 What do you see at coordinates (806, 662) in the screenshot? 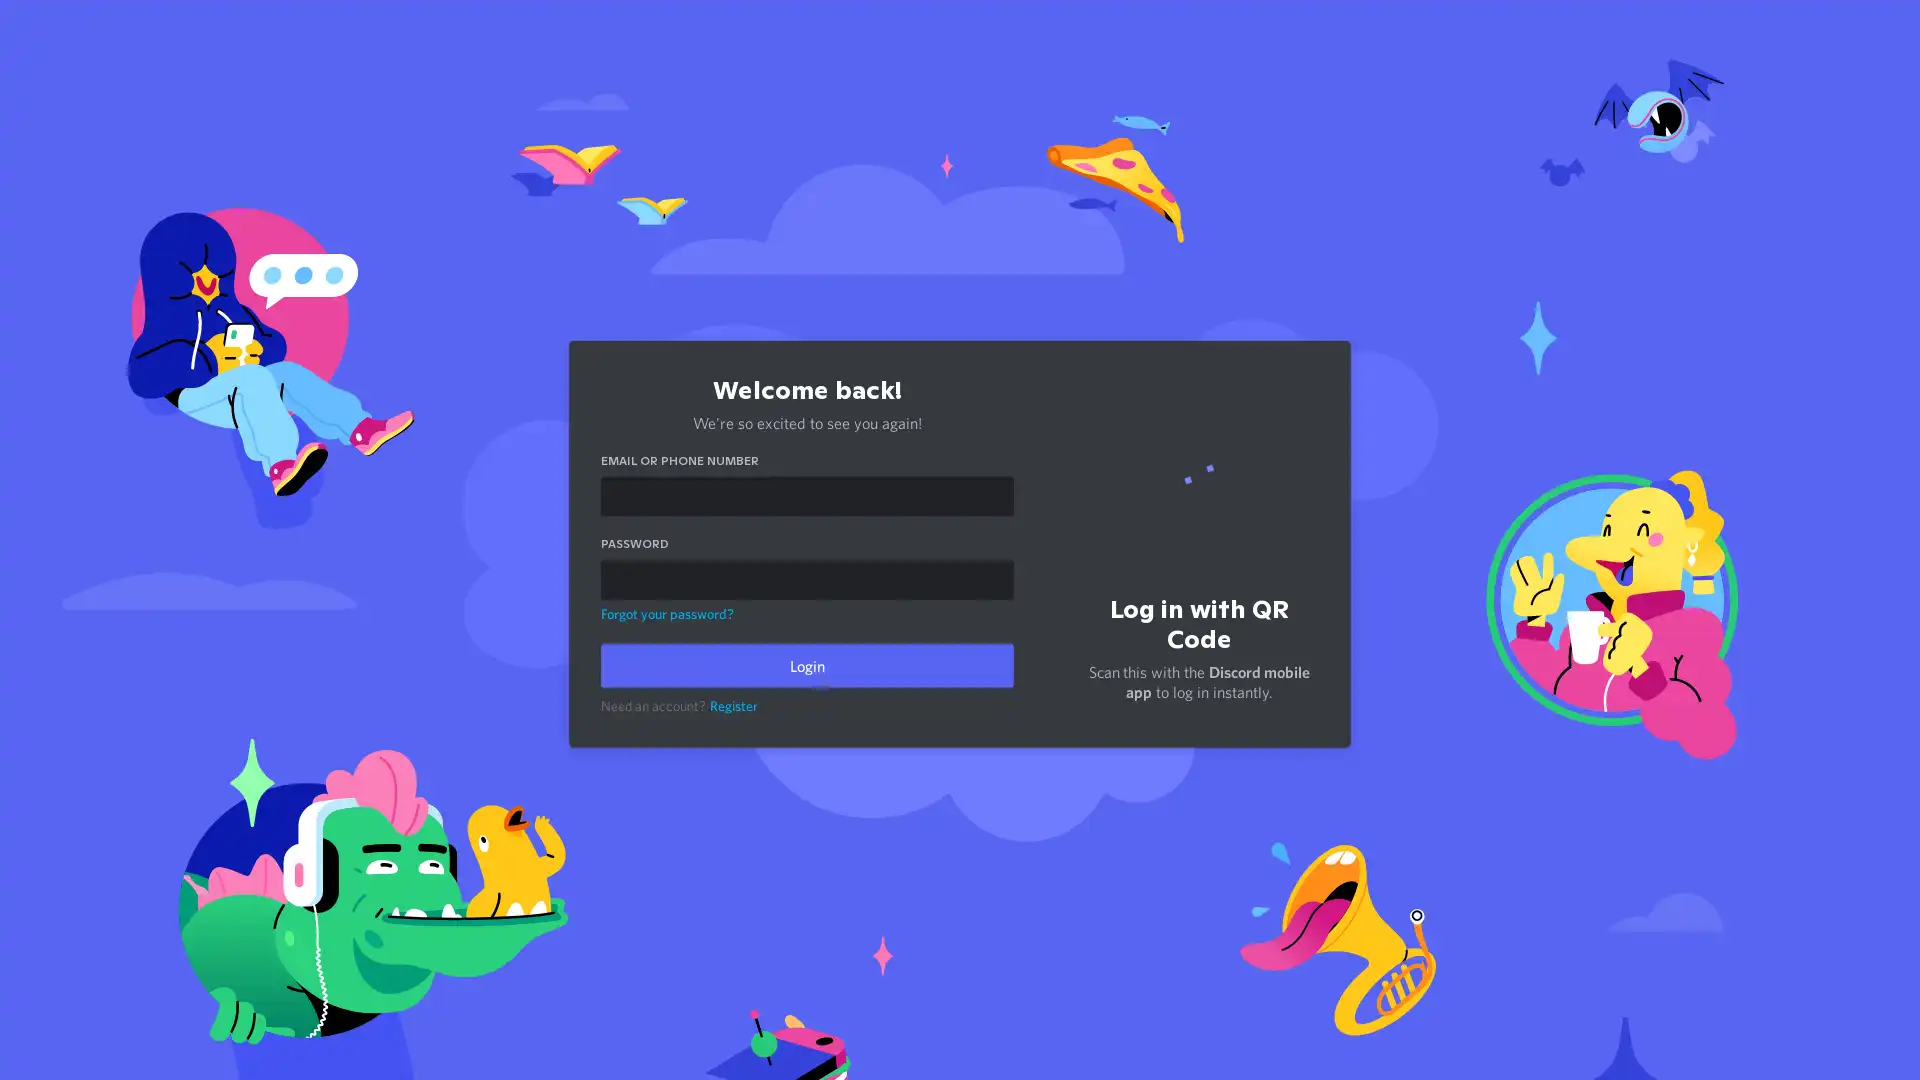
I see `Login` at bounding box center [806, 662].